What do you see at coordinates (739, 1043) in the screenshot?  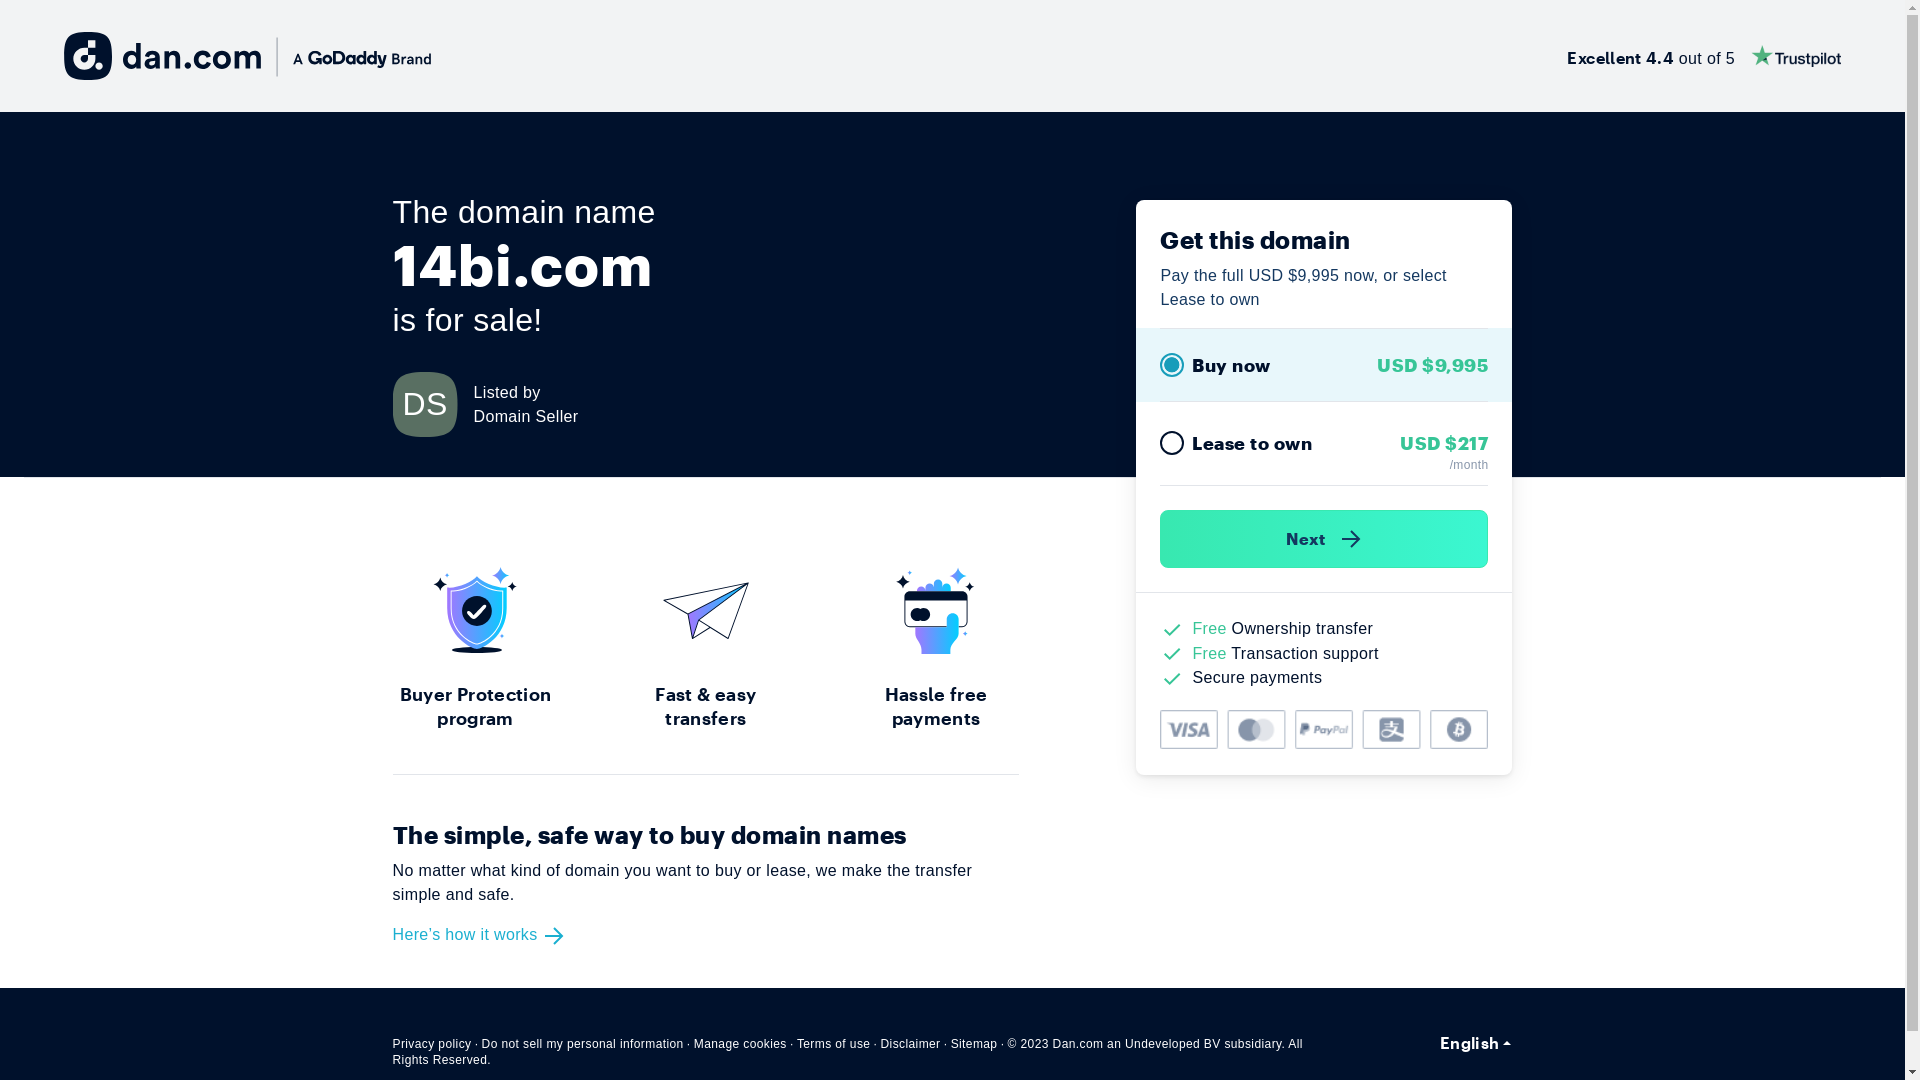 I see `'Manage cookies'` at bounding box center [739, 1043].